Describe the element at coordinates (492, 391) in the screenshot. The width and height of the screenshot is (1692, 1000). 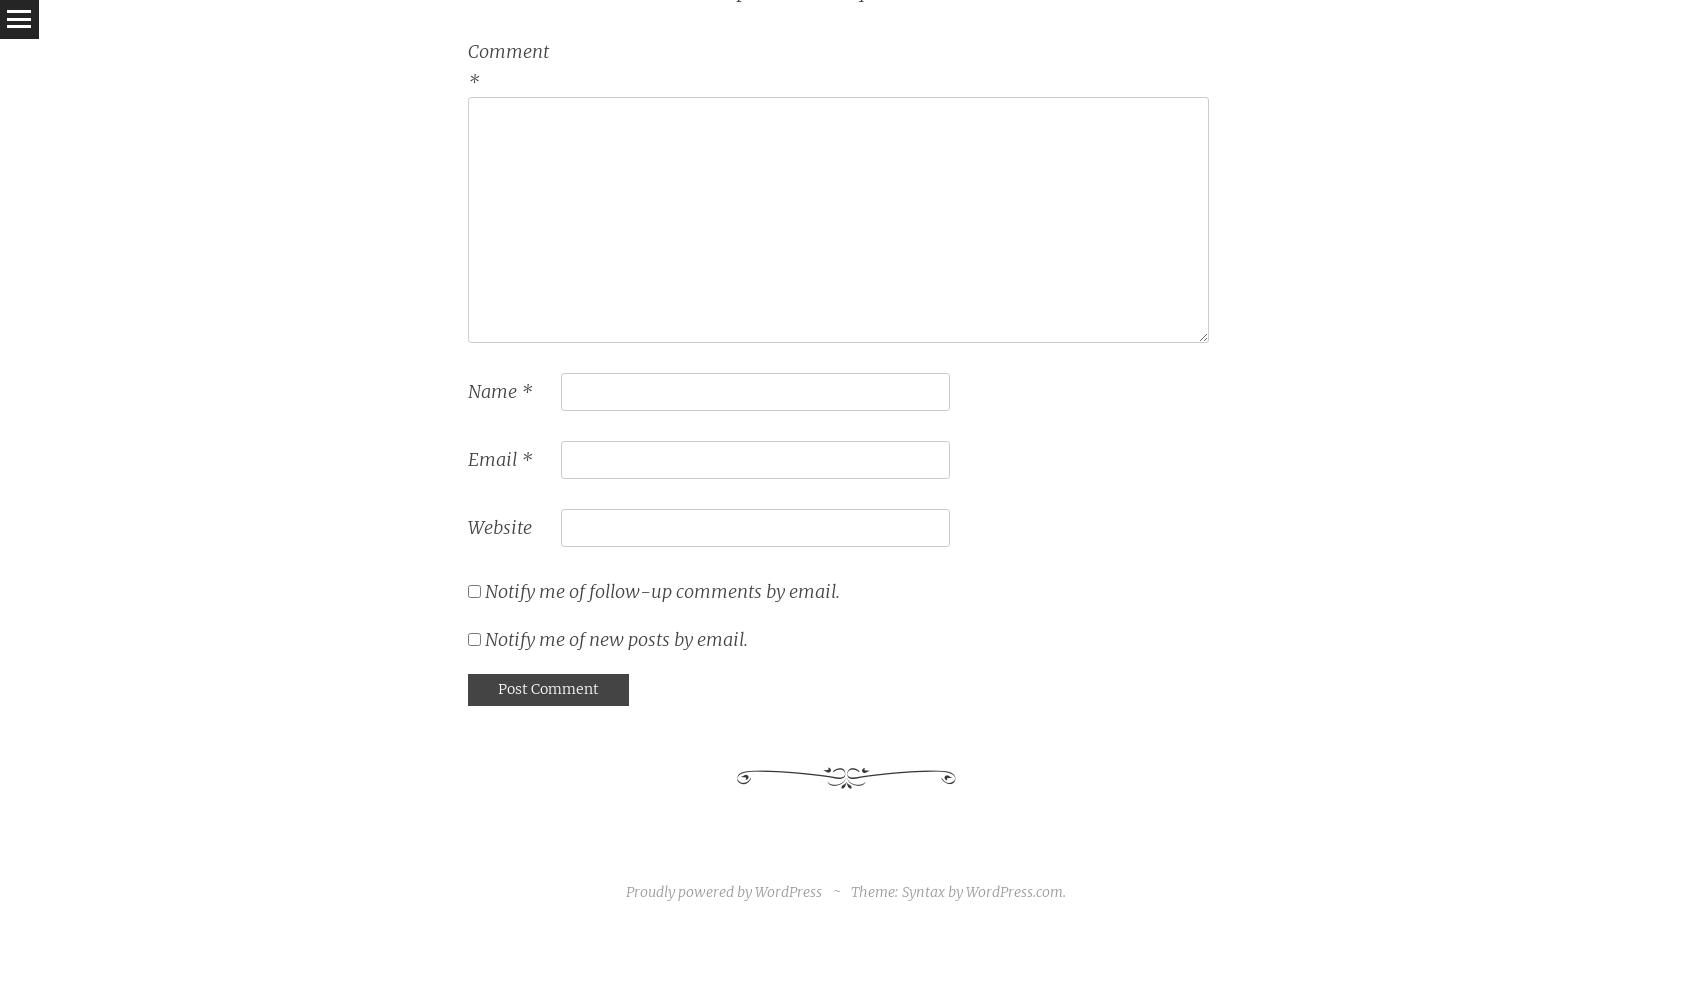
I see `'Name'` at that location.